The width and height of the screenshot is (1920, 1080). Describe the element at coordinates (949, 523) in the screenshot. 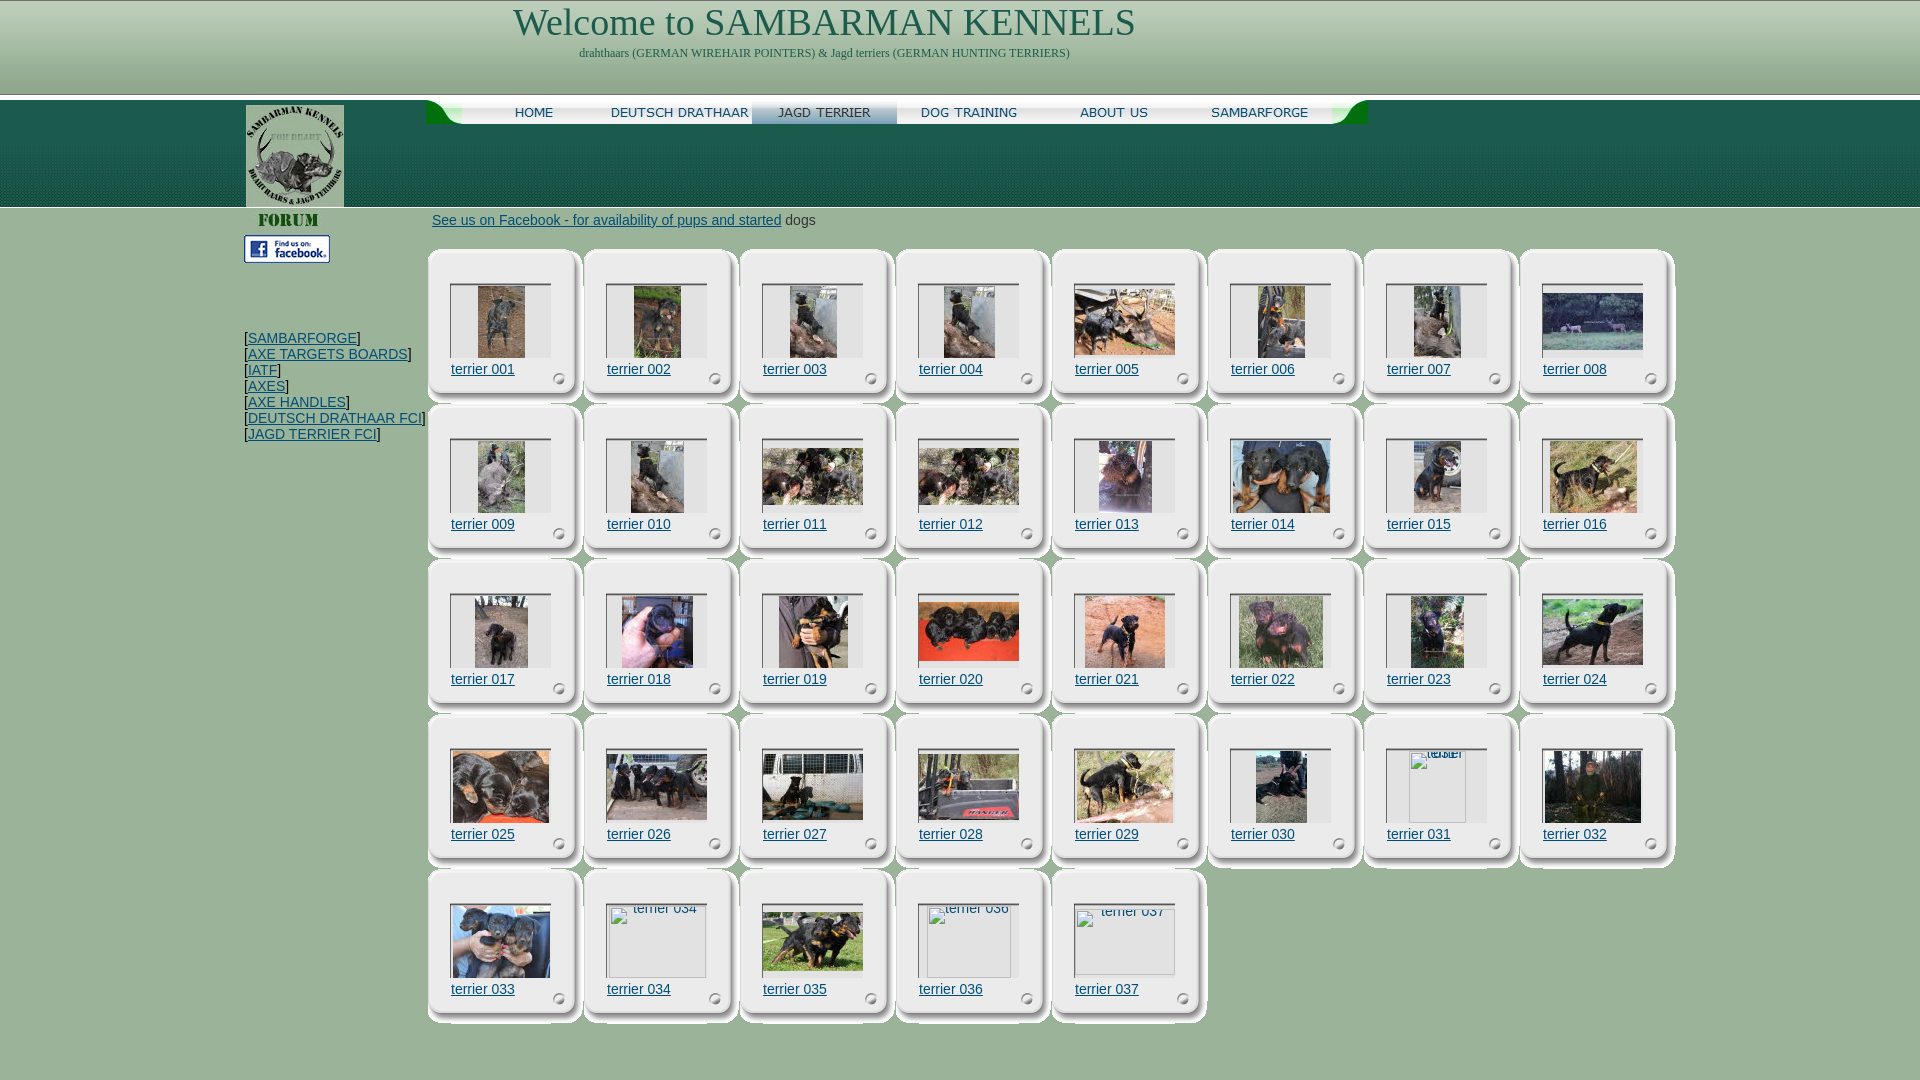

I see `'terrier 012'` at that location.